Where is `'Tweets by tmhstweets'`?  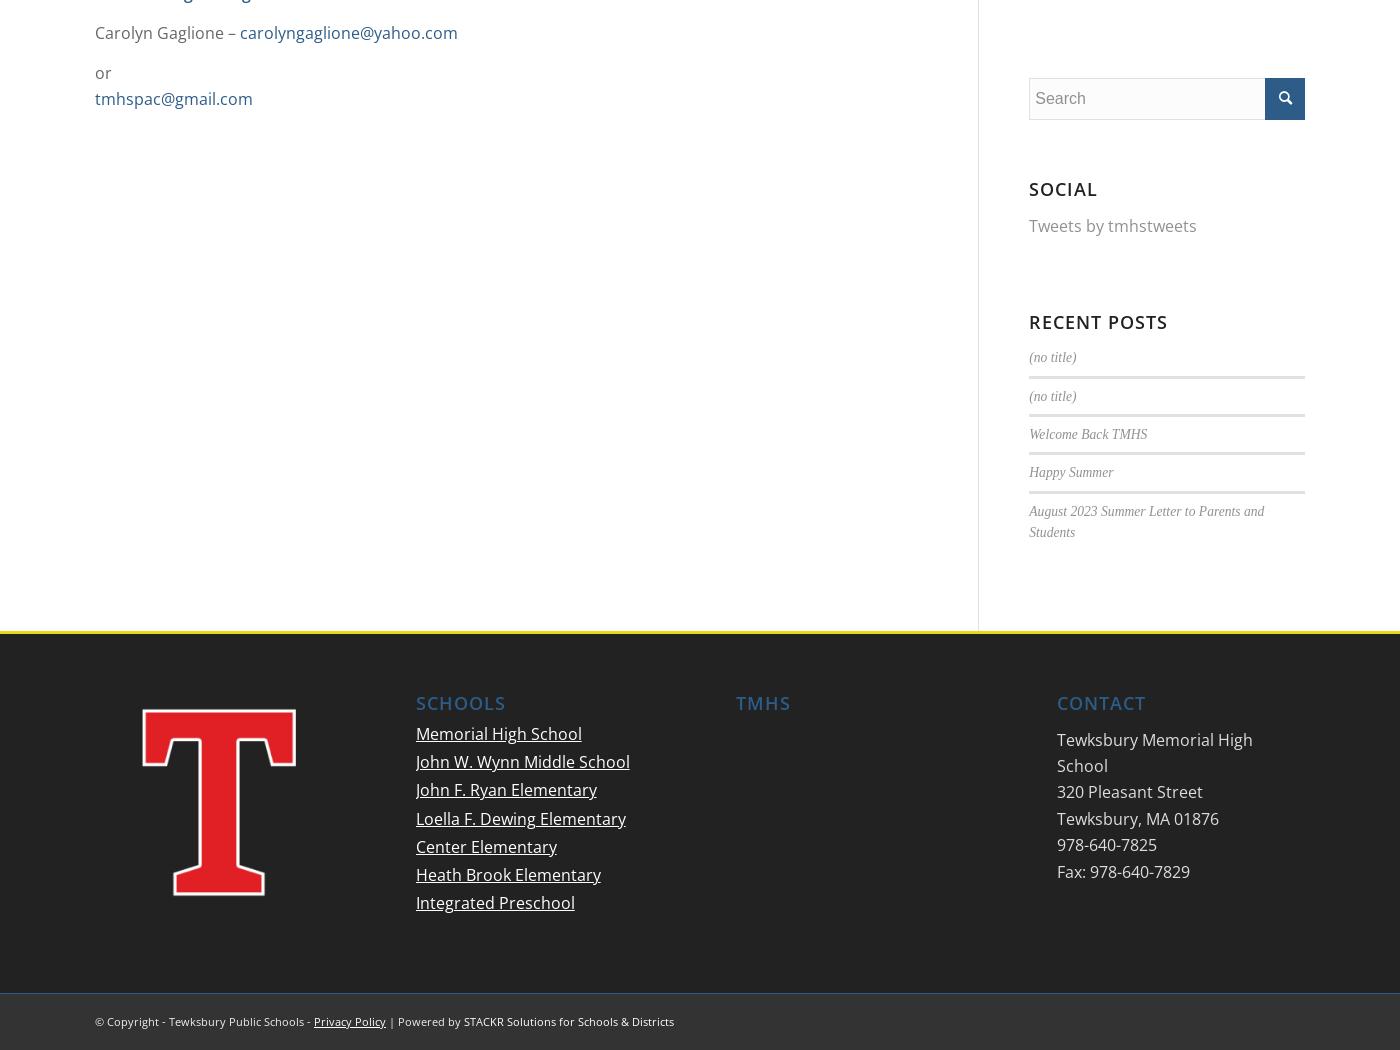 'Tweets by tmhstweets' is located at coordinates (1113, 225).